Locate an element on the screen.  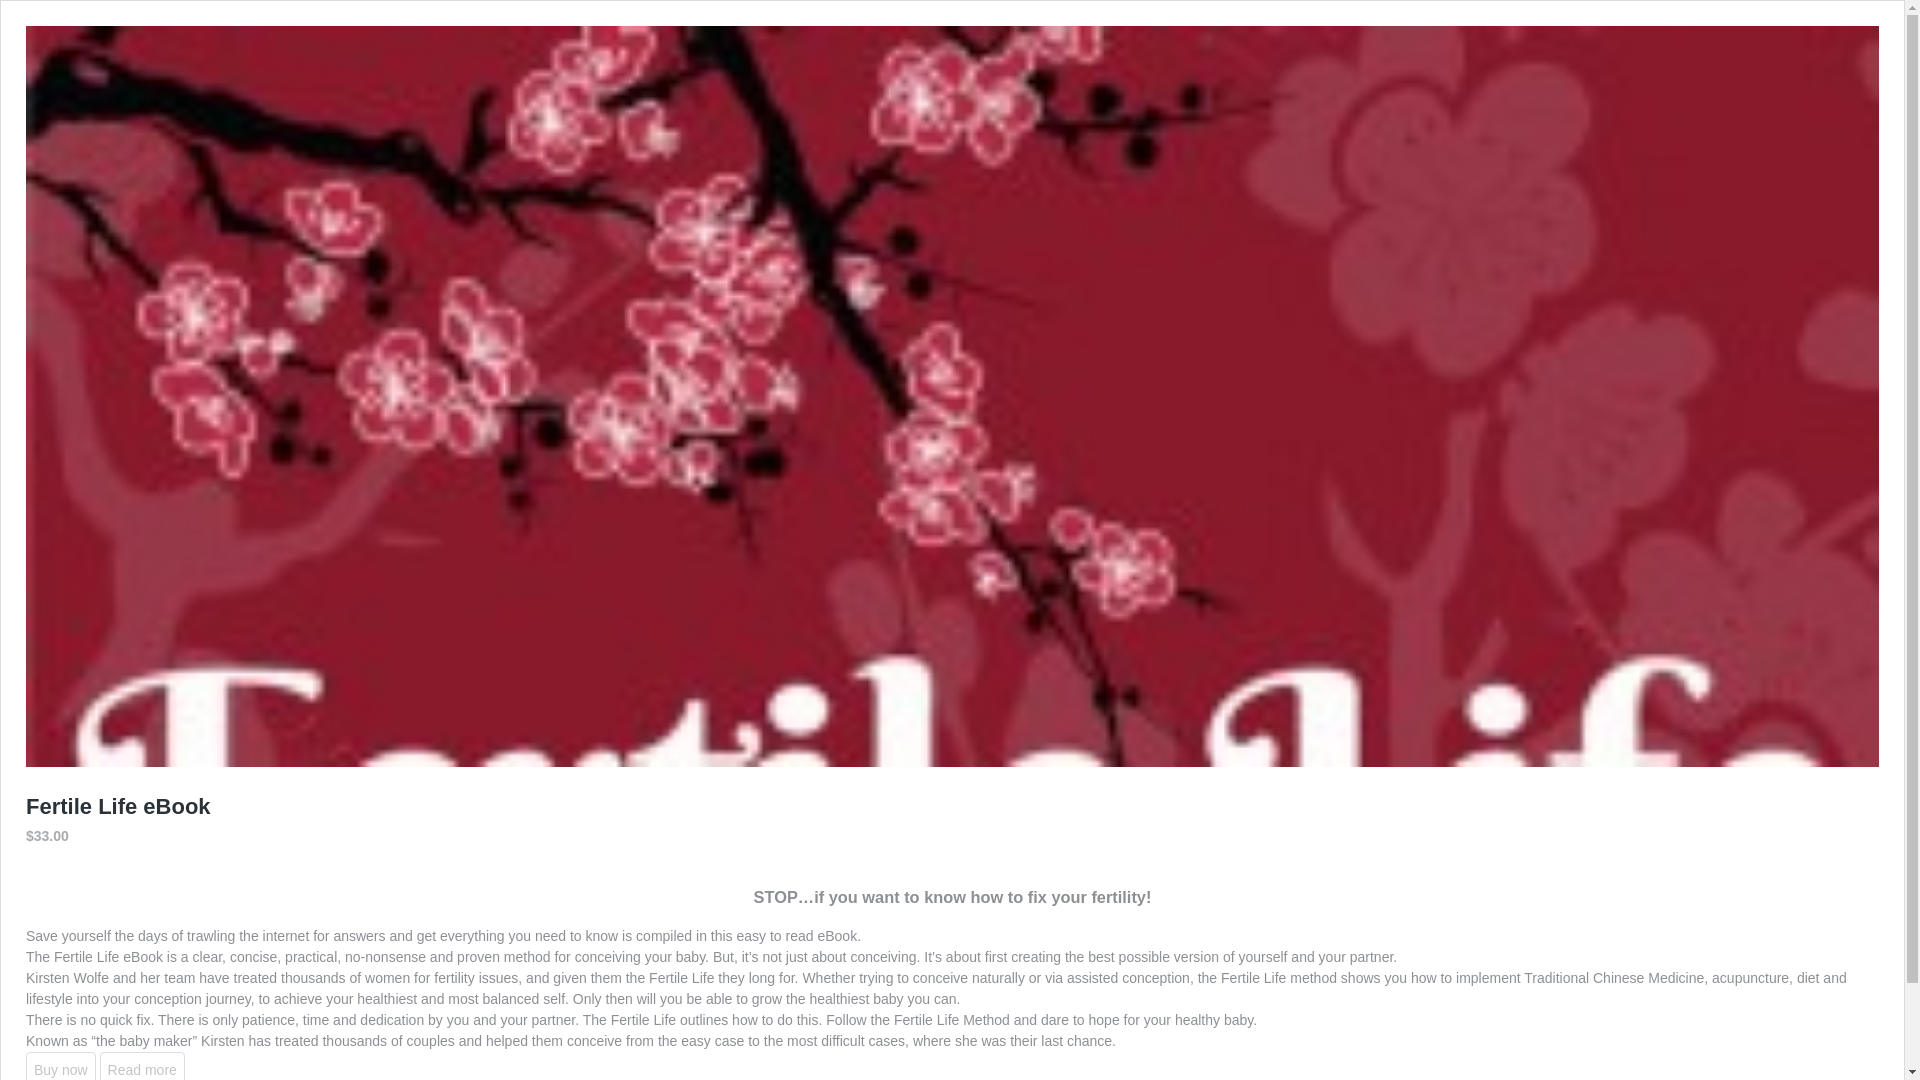
'Fertile Life eBook' is located at coordinates (117, 805).